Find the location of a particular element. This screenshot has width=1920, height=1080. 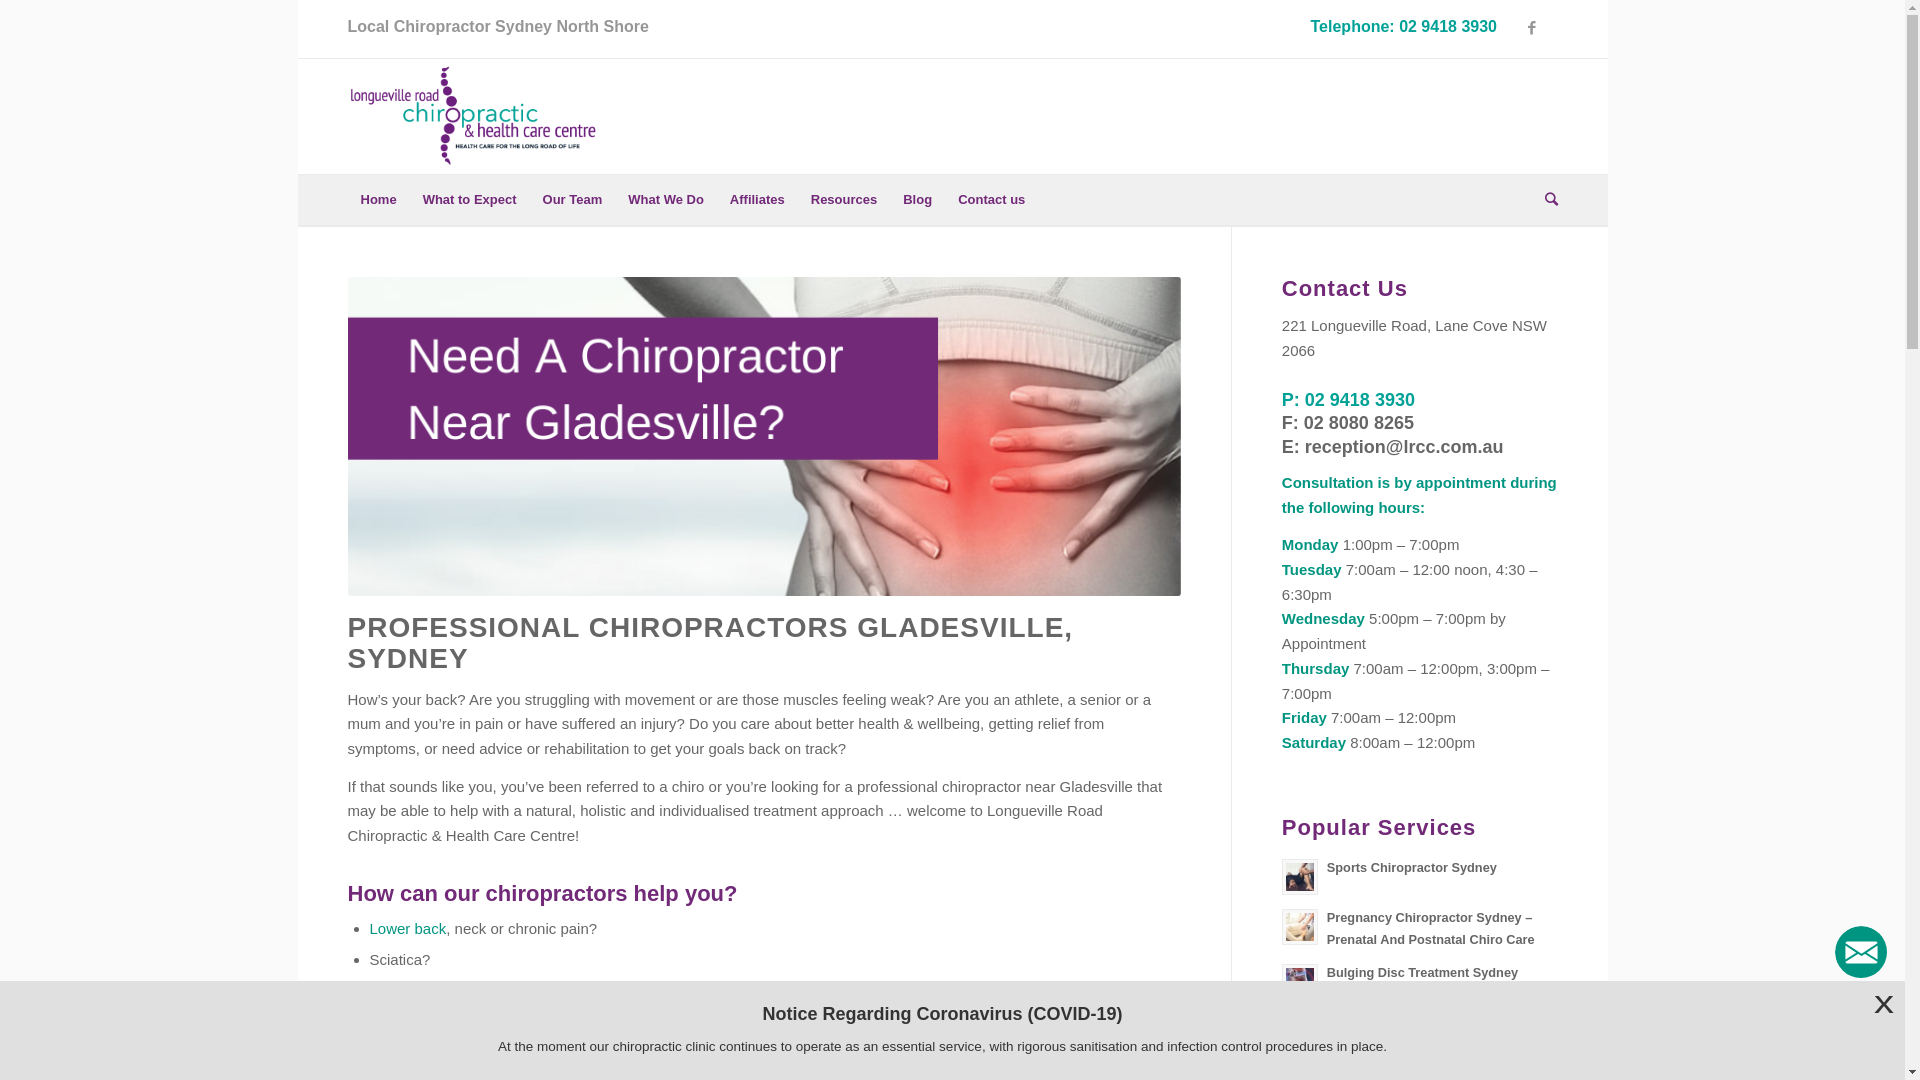

'Affiliates' is located at coordinates (756, 200).